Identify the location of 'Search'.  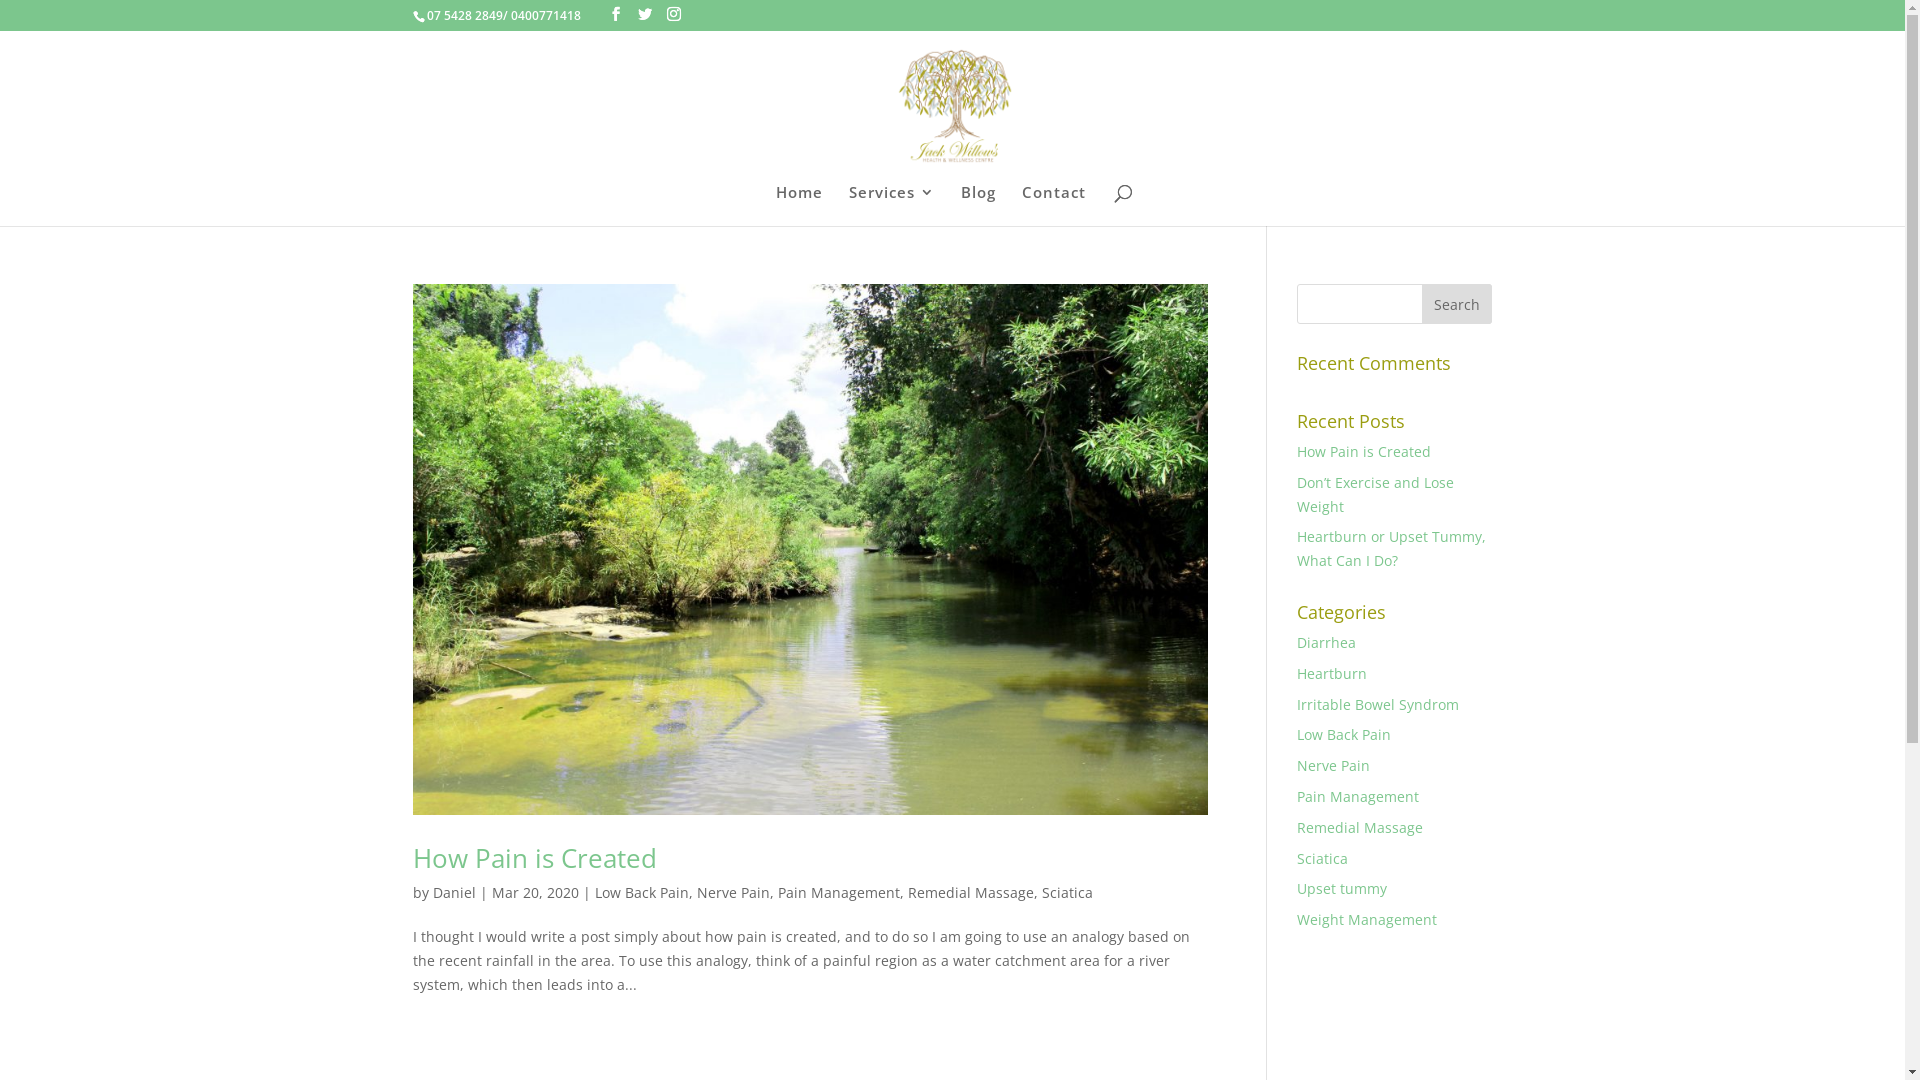
(1457, 304).